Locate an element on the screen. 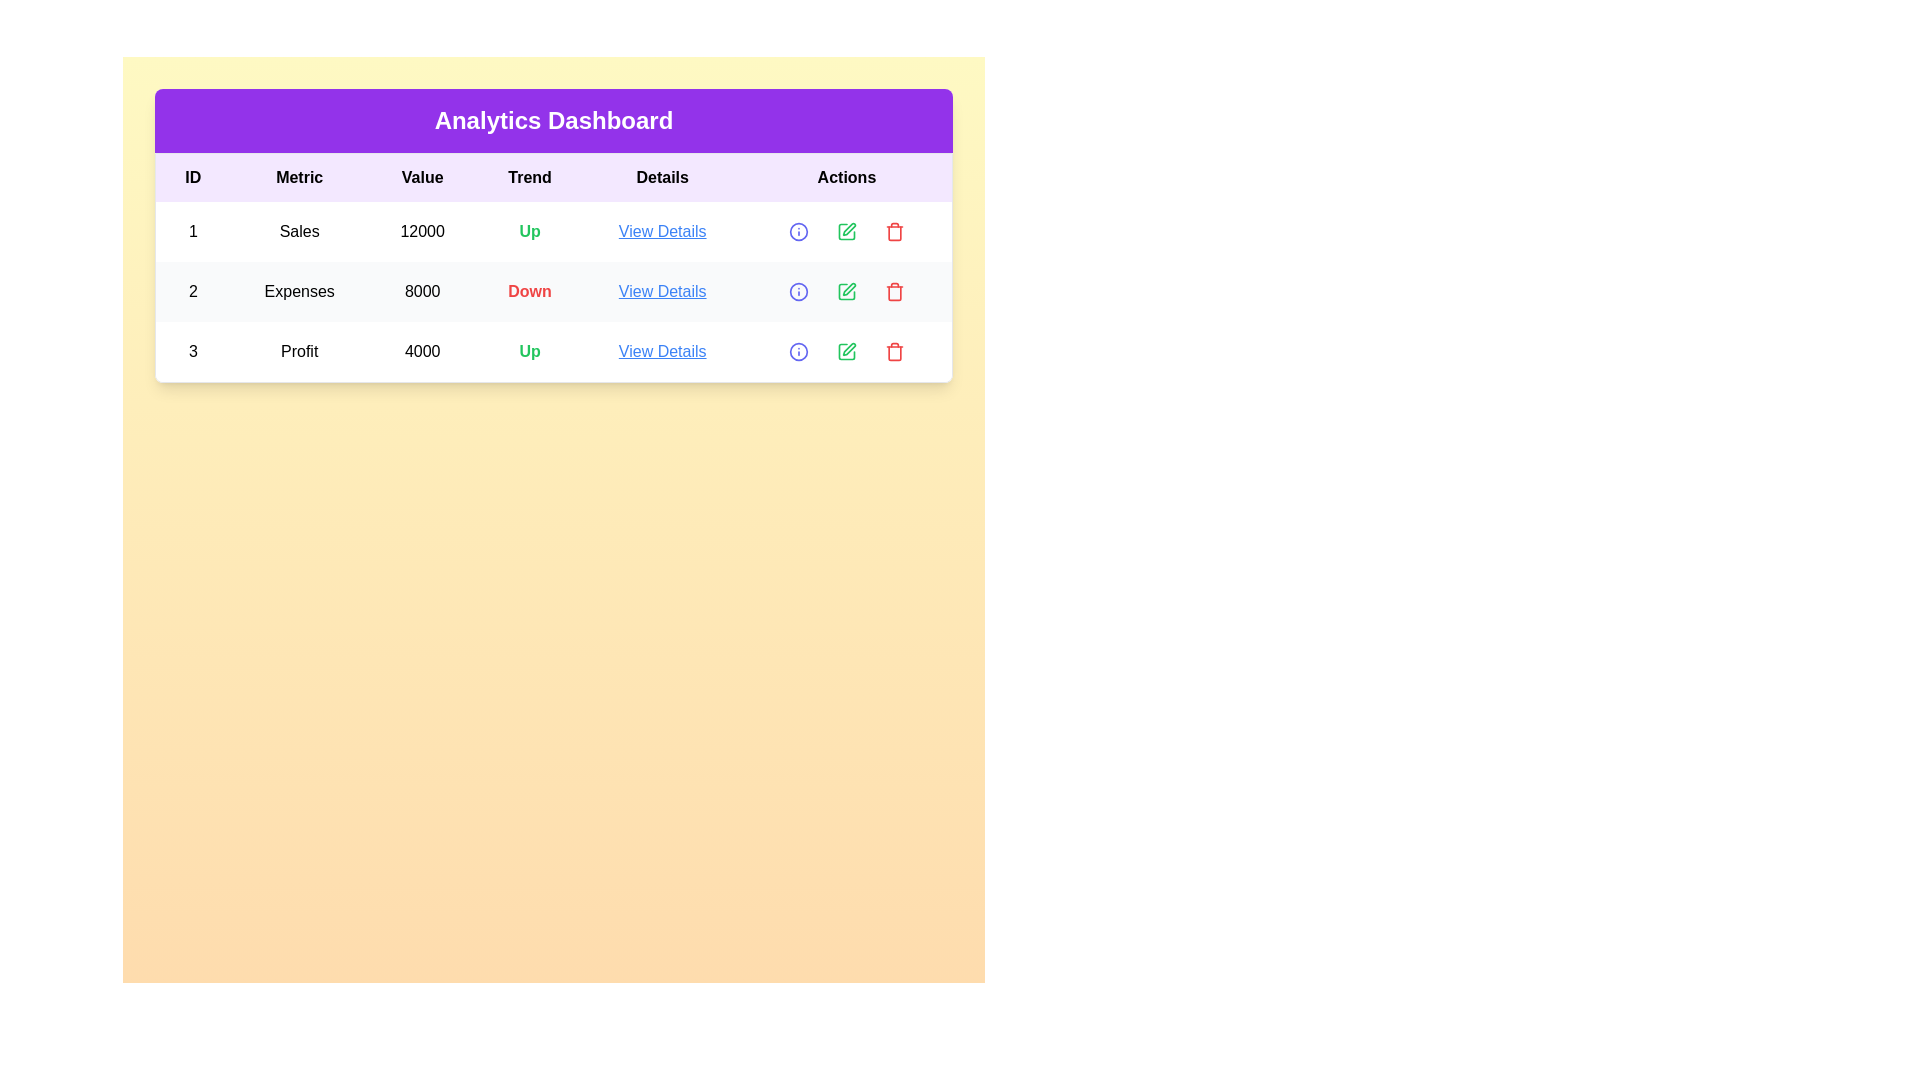  the green pencil icon in the Actions column of the second row is located at coordinates (846, 230).